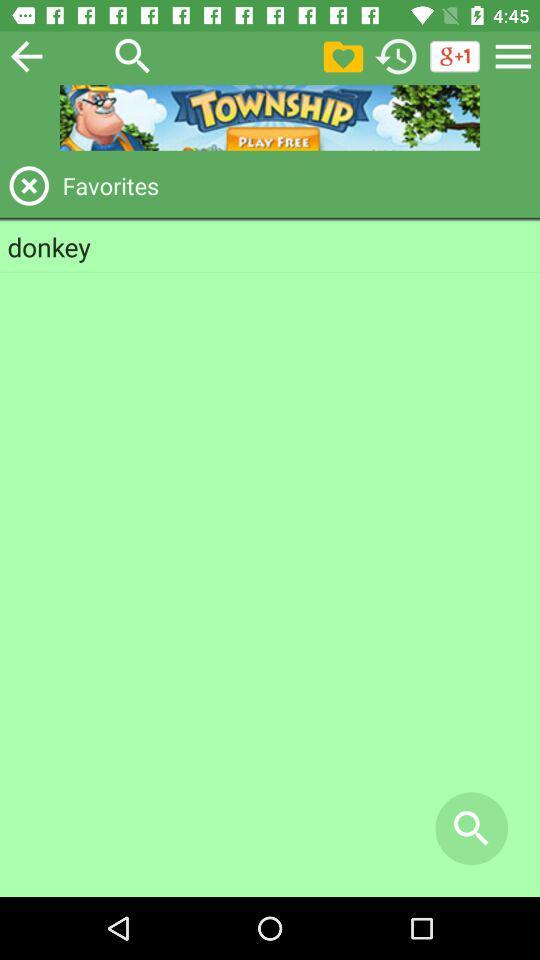 This screenshot has height=960, width=540. Describe the element at coordinates (133, 55) in the screenshot. I see `search the page` at that location.